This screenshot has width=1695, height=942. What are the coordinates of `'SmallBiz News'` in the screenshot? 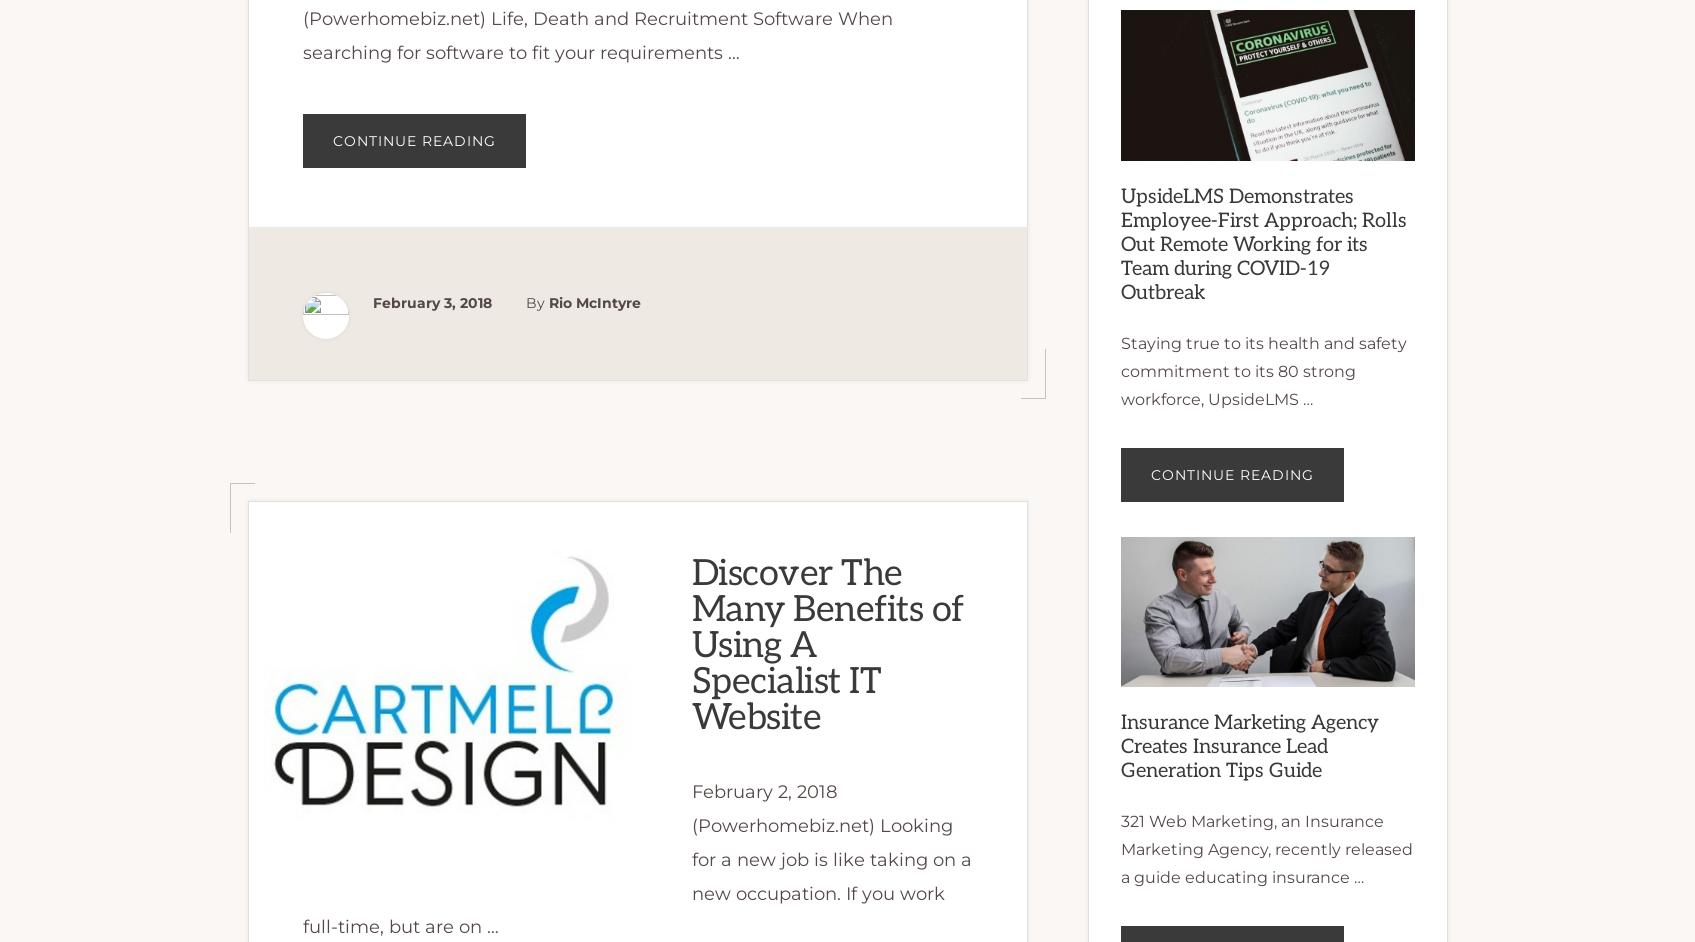 It's located at (306, 55).